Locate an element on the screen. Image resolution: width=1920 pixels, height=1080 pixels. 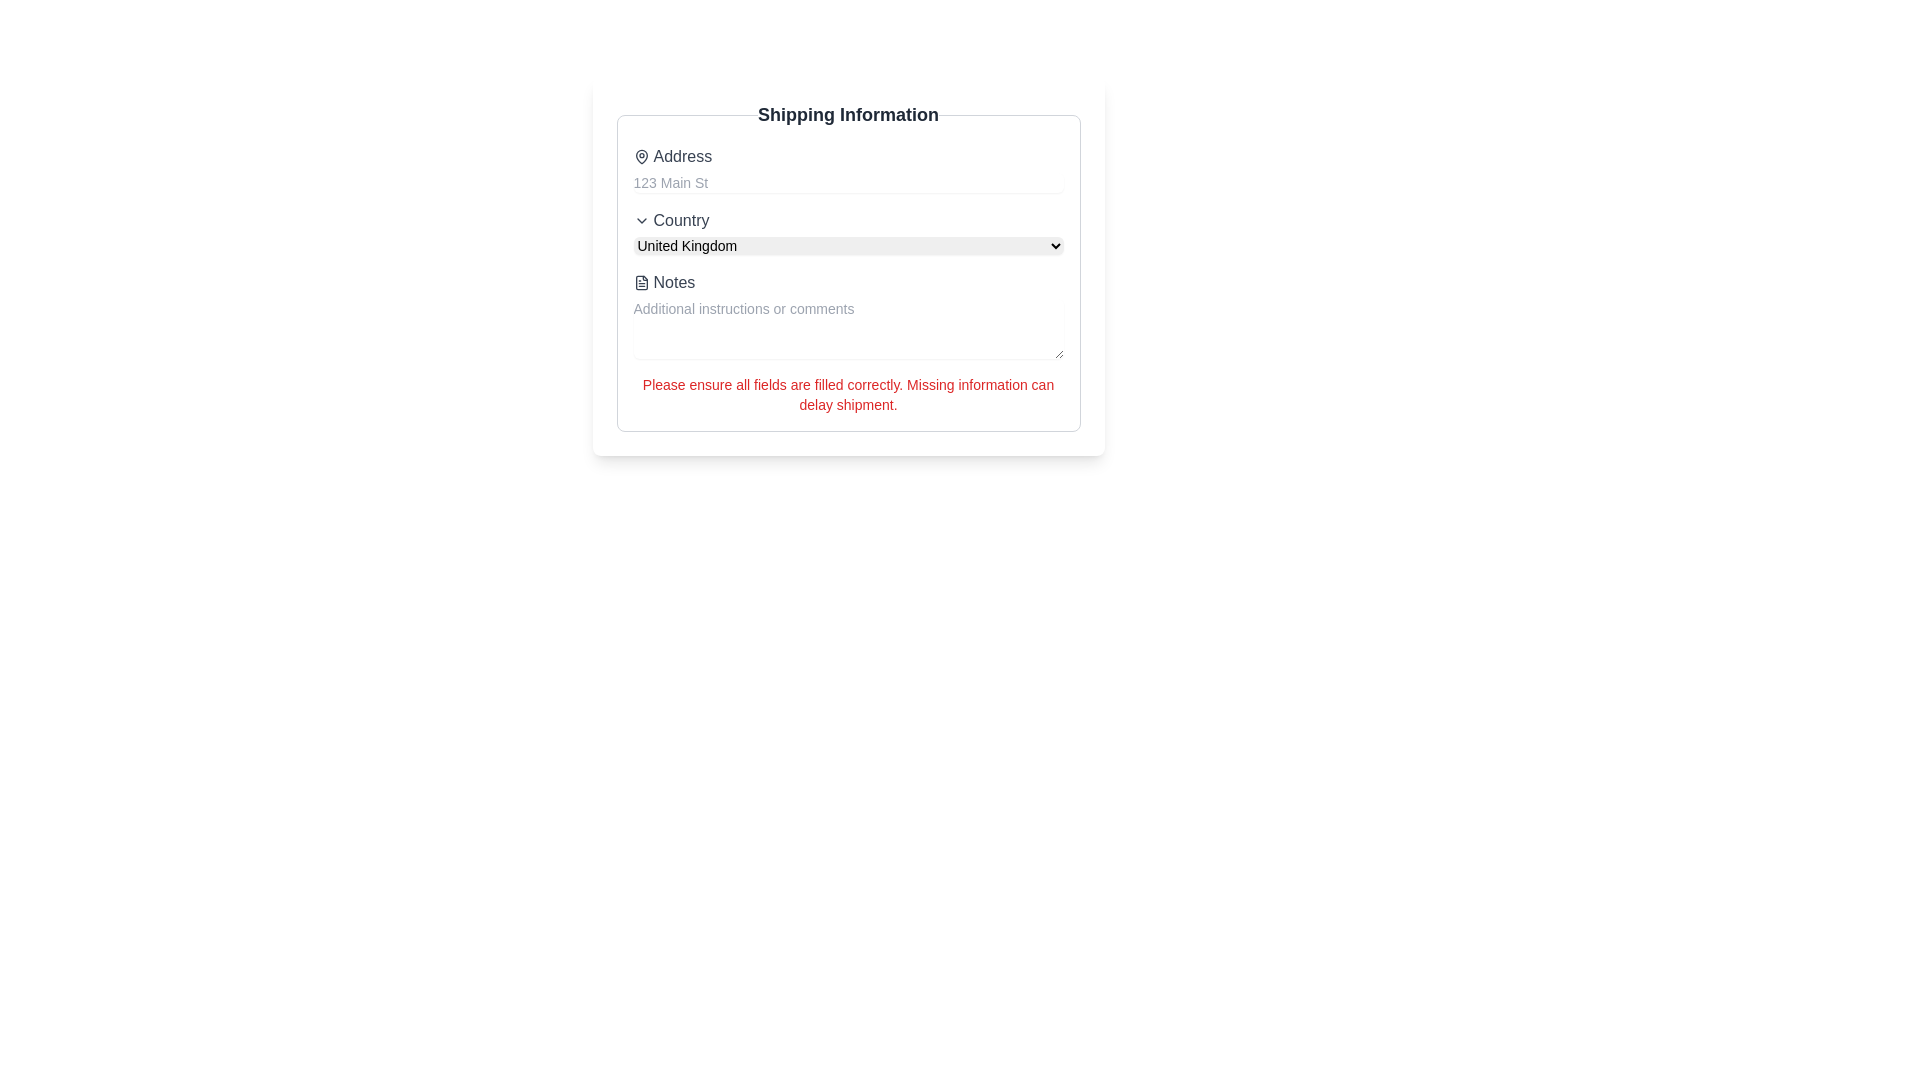
stylized map pin icon, which is red and positioned to the left of the 'Address' label in the 'Shipping Information' form is located at coordinates (641, 156).